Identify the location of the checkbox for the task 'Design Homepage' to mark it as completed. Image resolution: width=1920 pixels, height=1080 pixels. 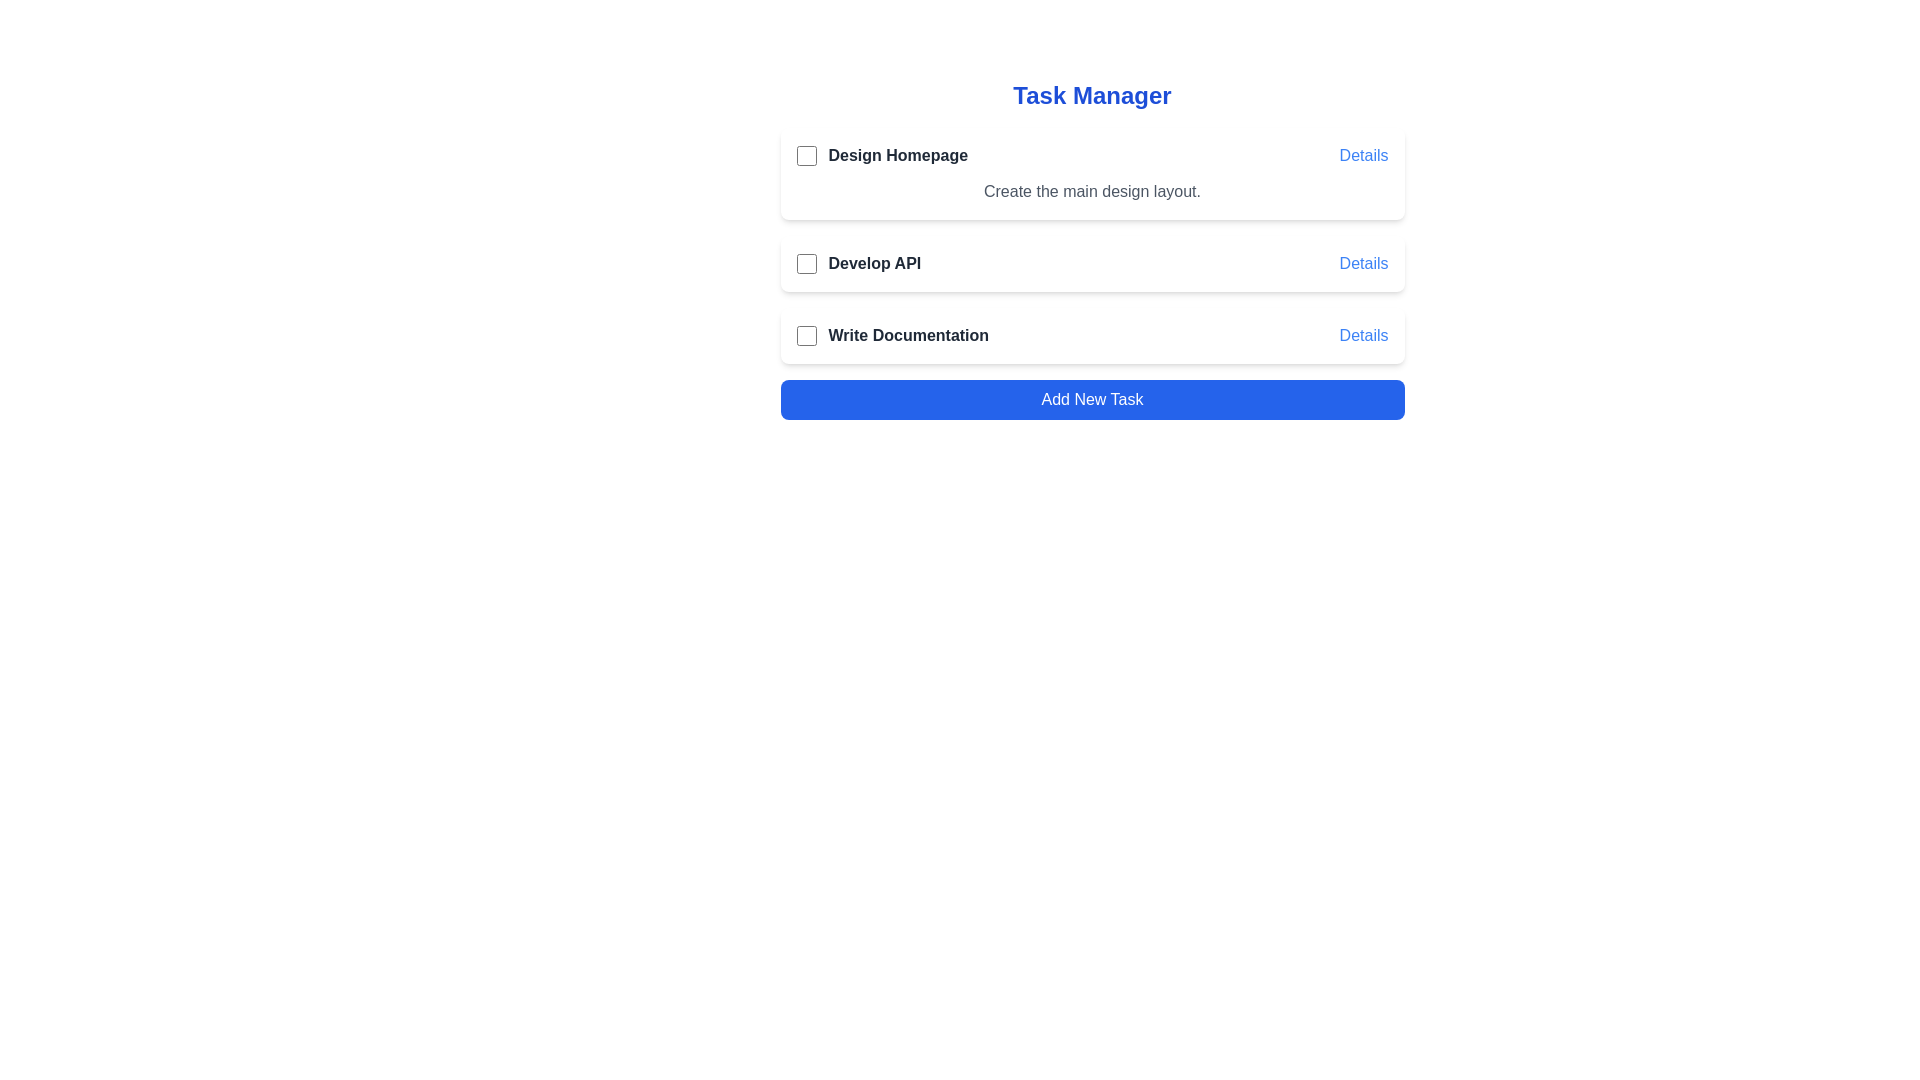
(806, 154).